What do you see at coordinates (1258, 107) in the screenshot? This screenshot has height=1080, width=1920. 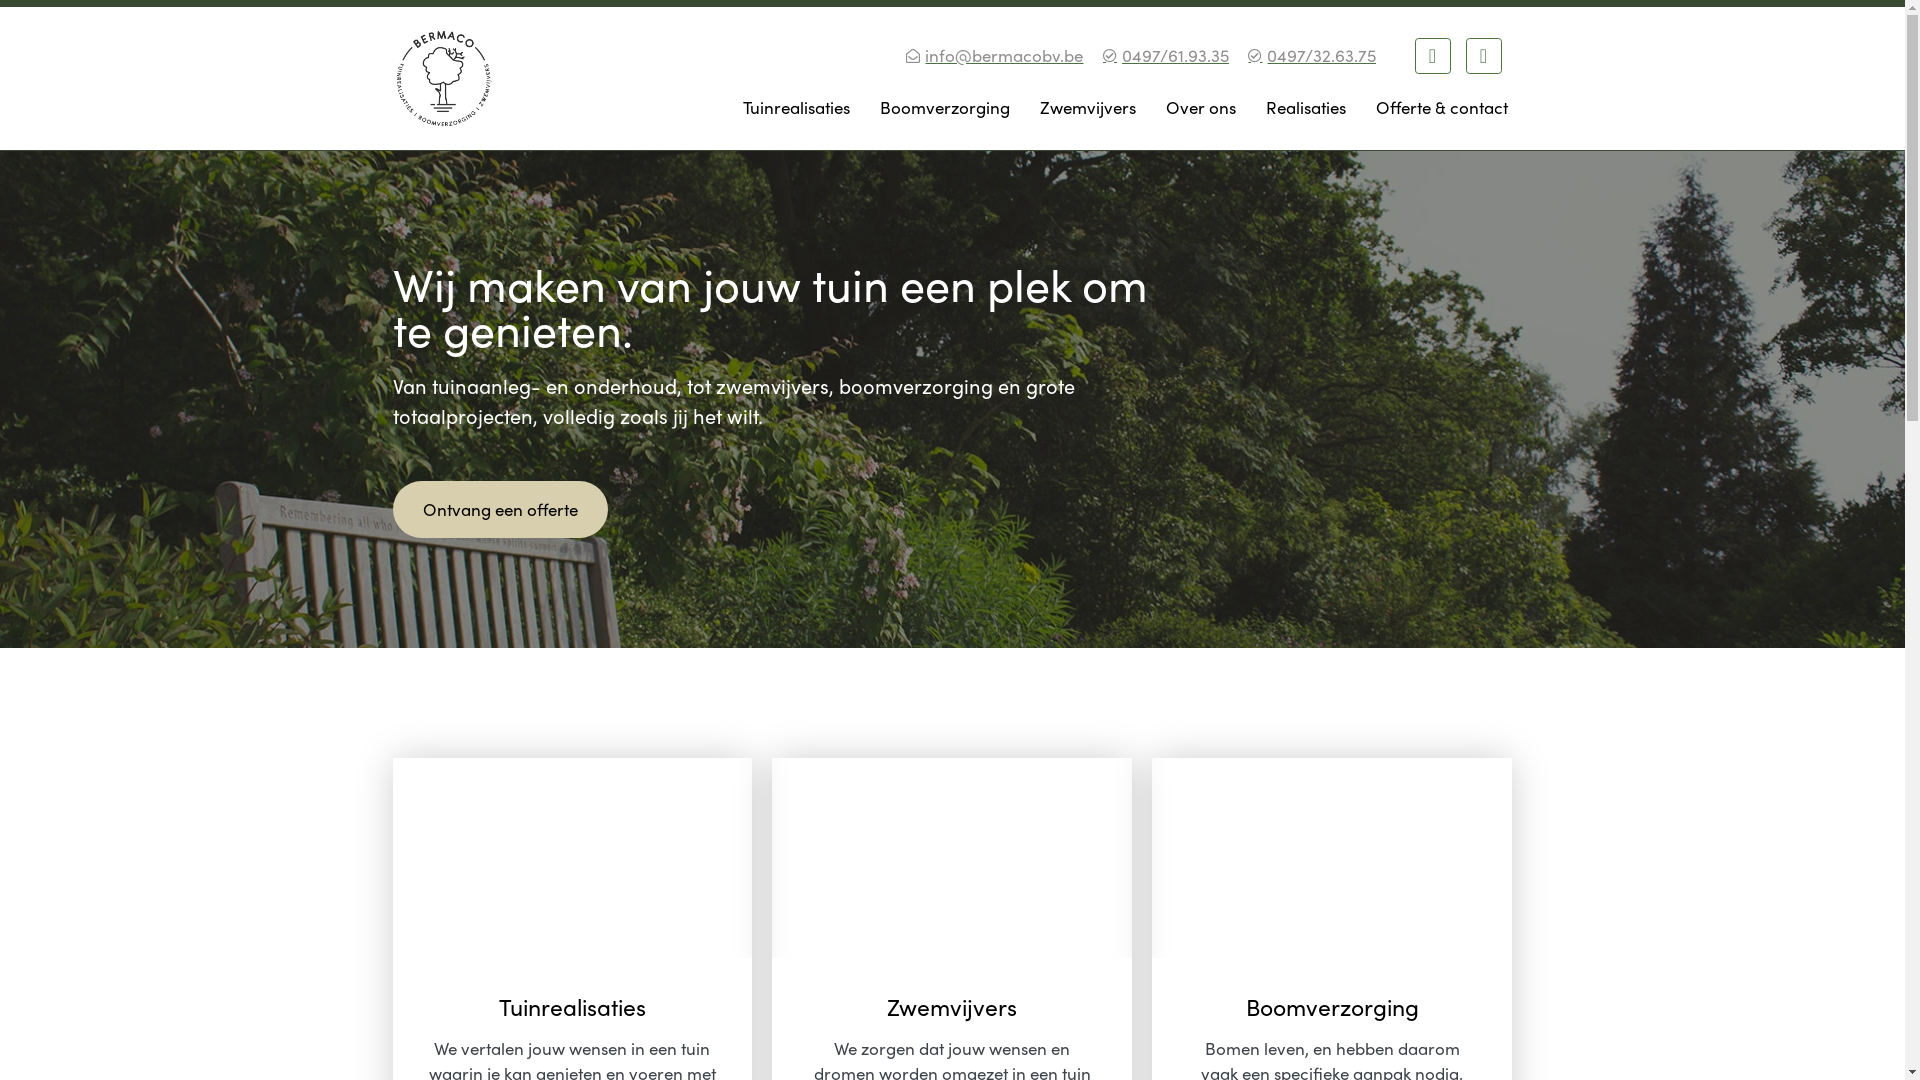 I see `'Realisaties'` at bounding box center [1258, 107].